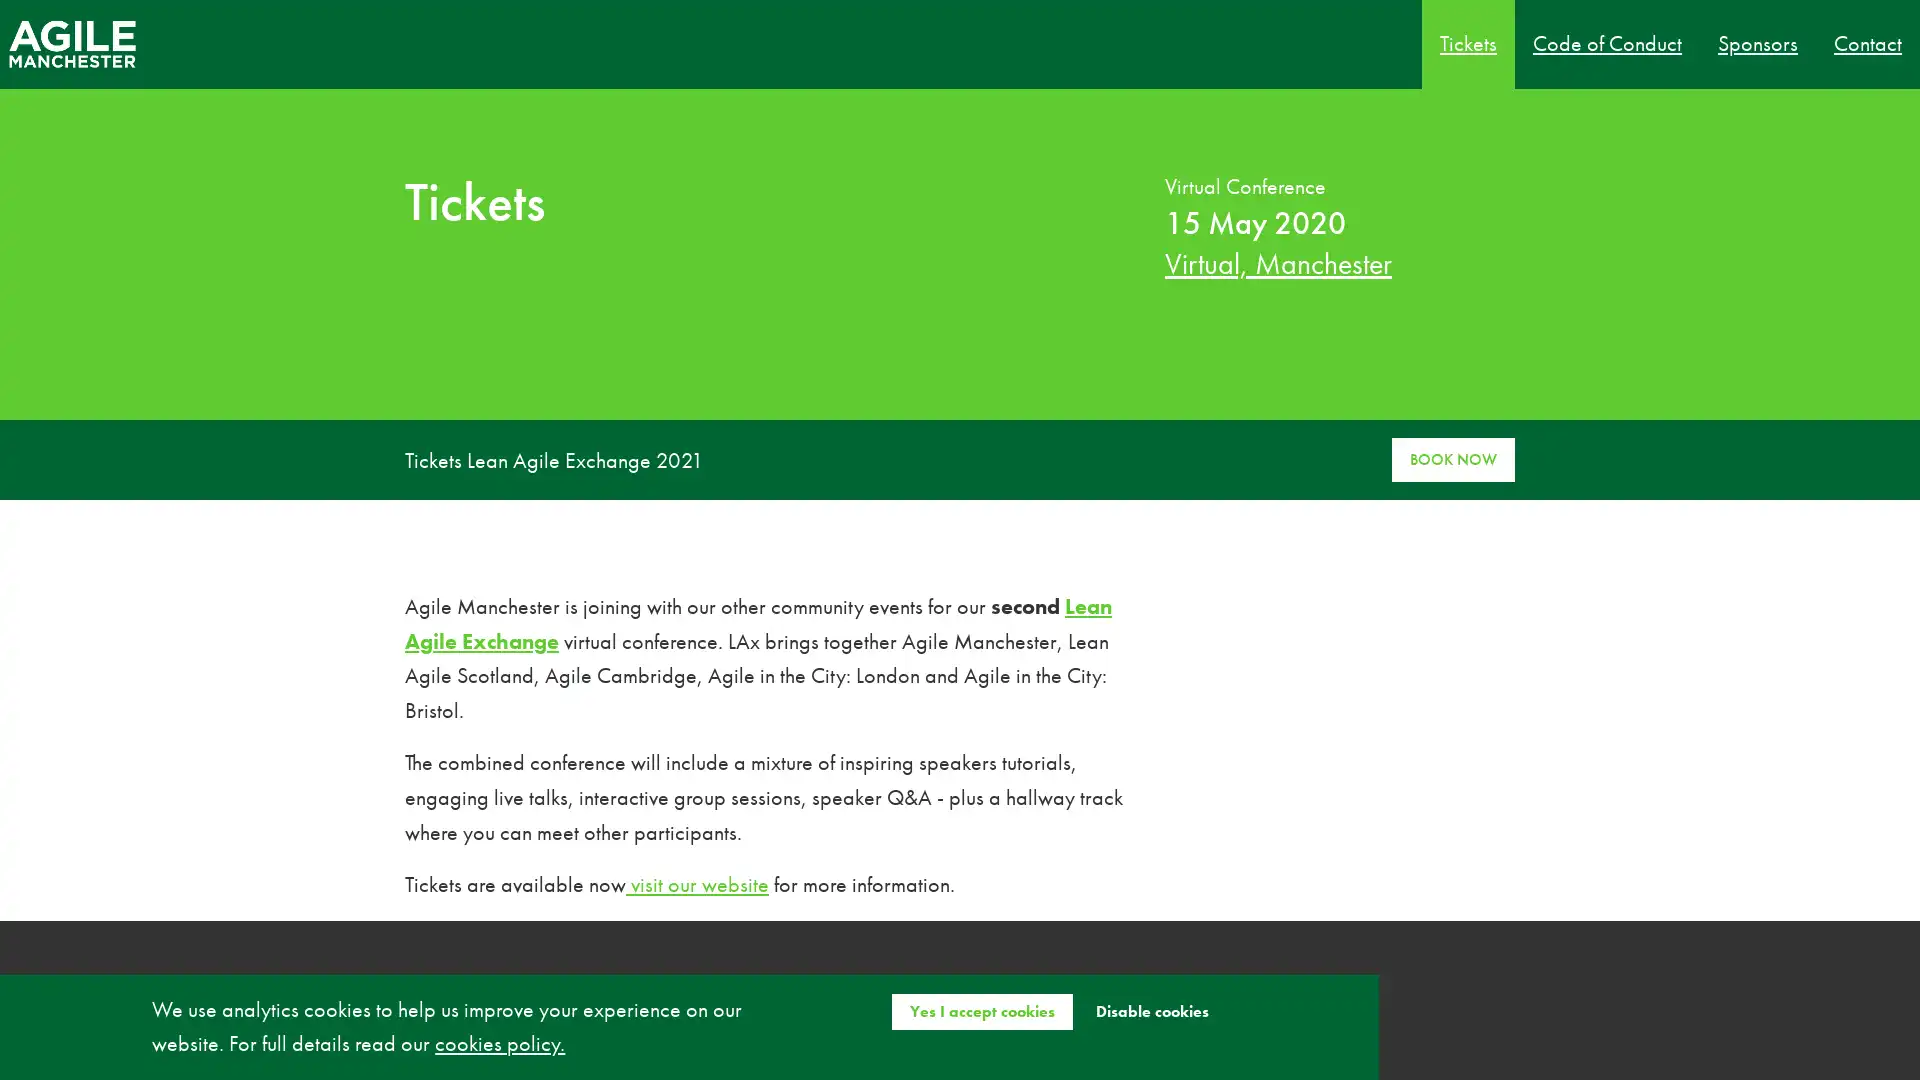 This screenshot has height=1080, width=1920. What do you see at coordinates (981, 1010) in the screenshot?
I see `Yes I accept cookies` at bounding box center [981, 1010].